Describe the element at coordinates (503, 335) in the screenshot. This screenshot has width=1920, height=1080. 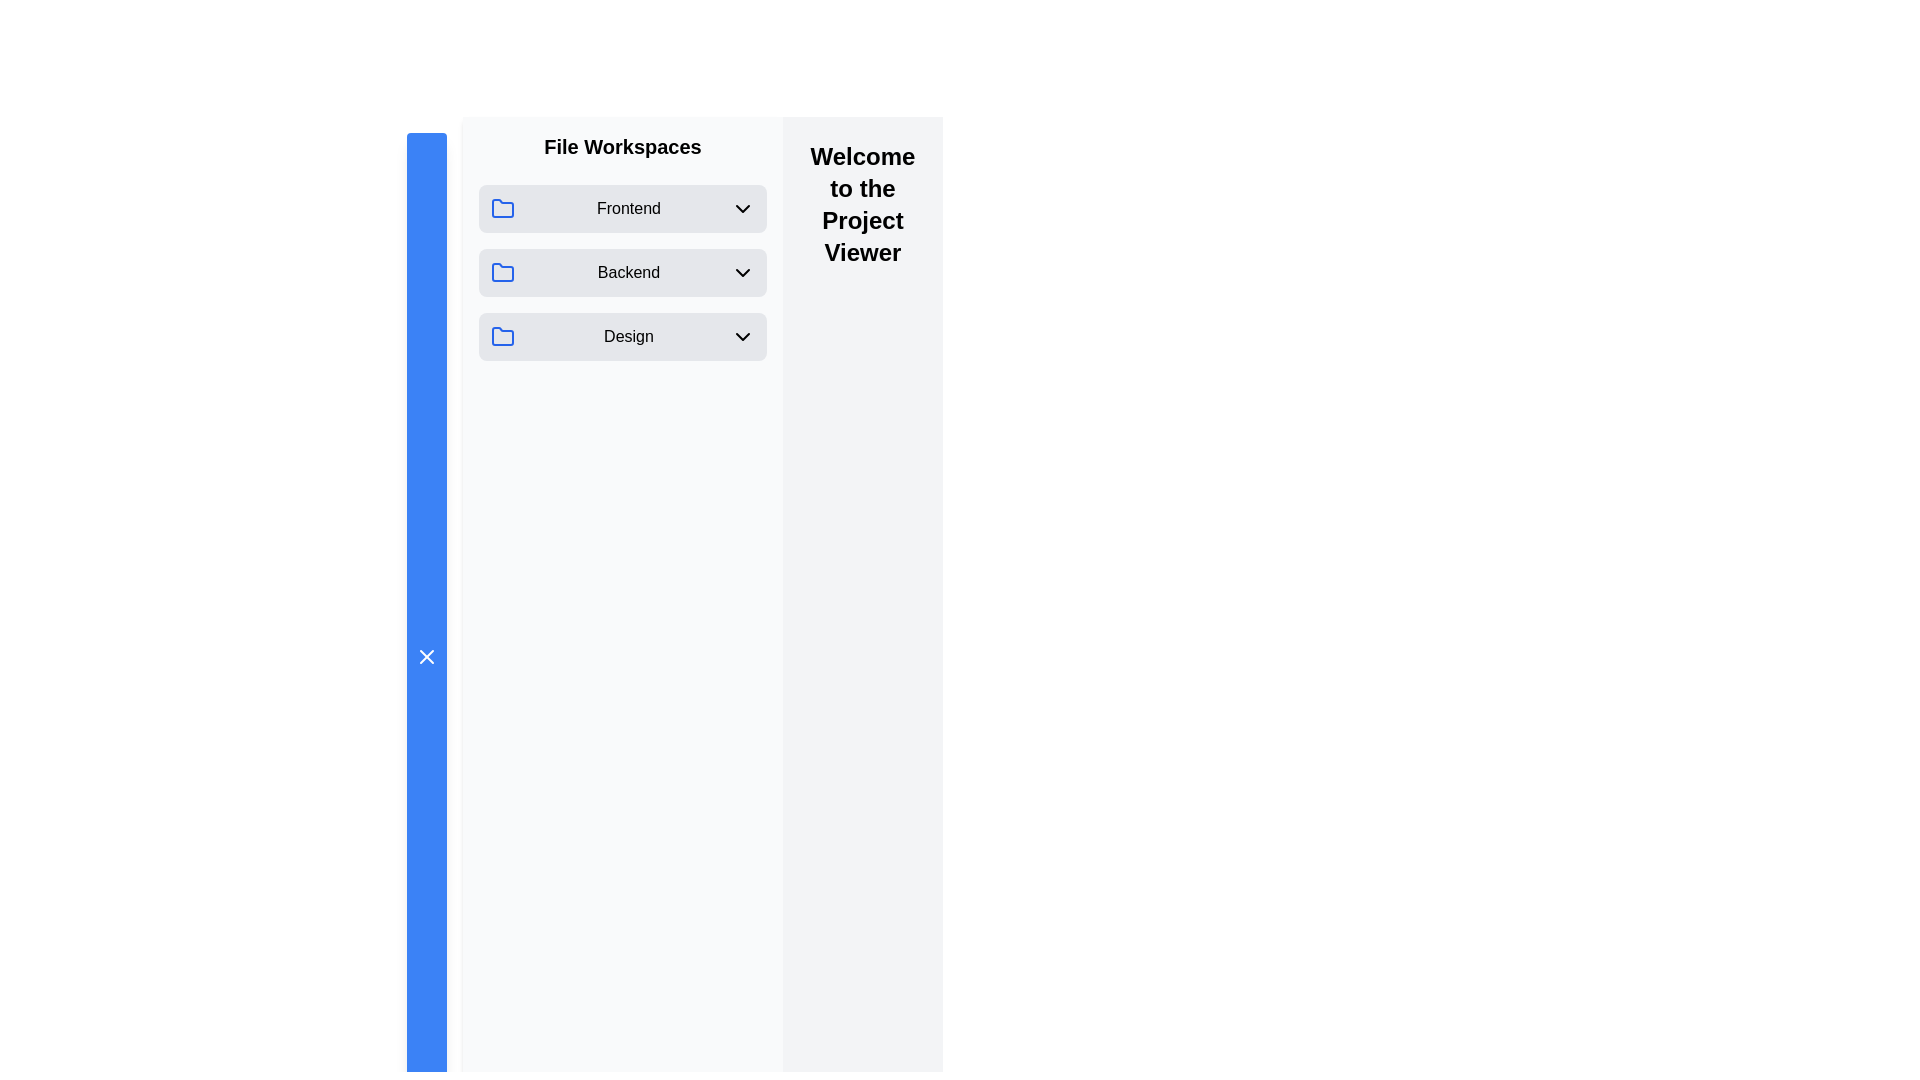
I see `the 'Design' workspace folder icon, which is the third folder icon in the 'File Workspaces' list, styled with clean blue lines and located in the sidebar menu` at that location.